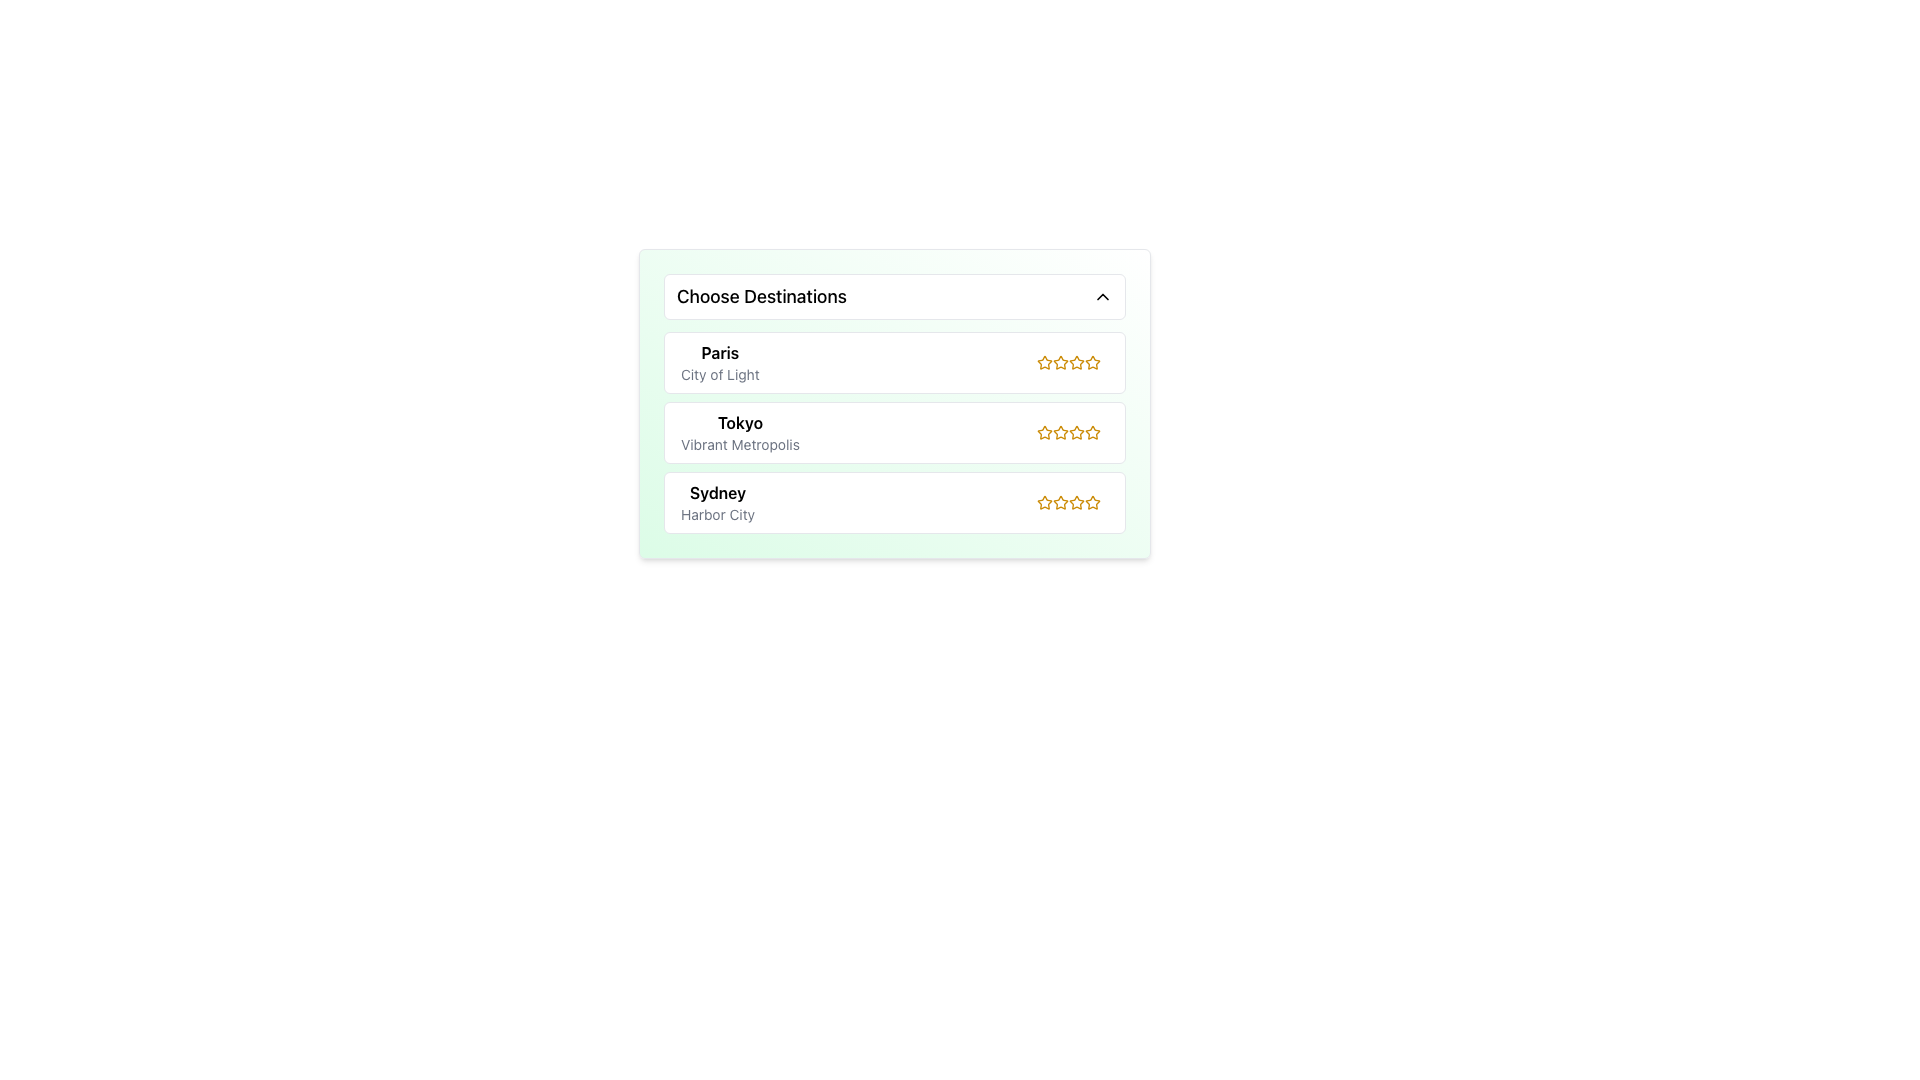 This screenshot has height=1080, width=1920. I want to click on the first golden star in the rating section for 'Paris, City of Light' under 'Choose Destinations', so click(1092, 362).